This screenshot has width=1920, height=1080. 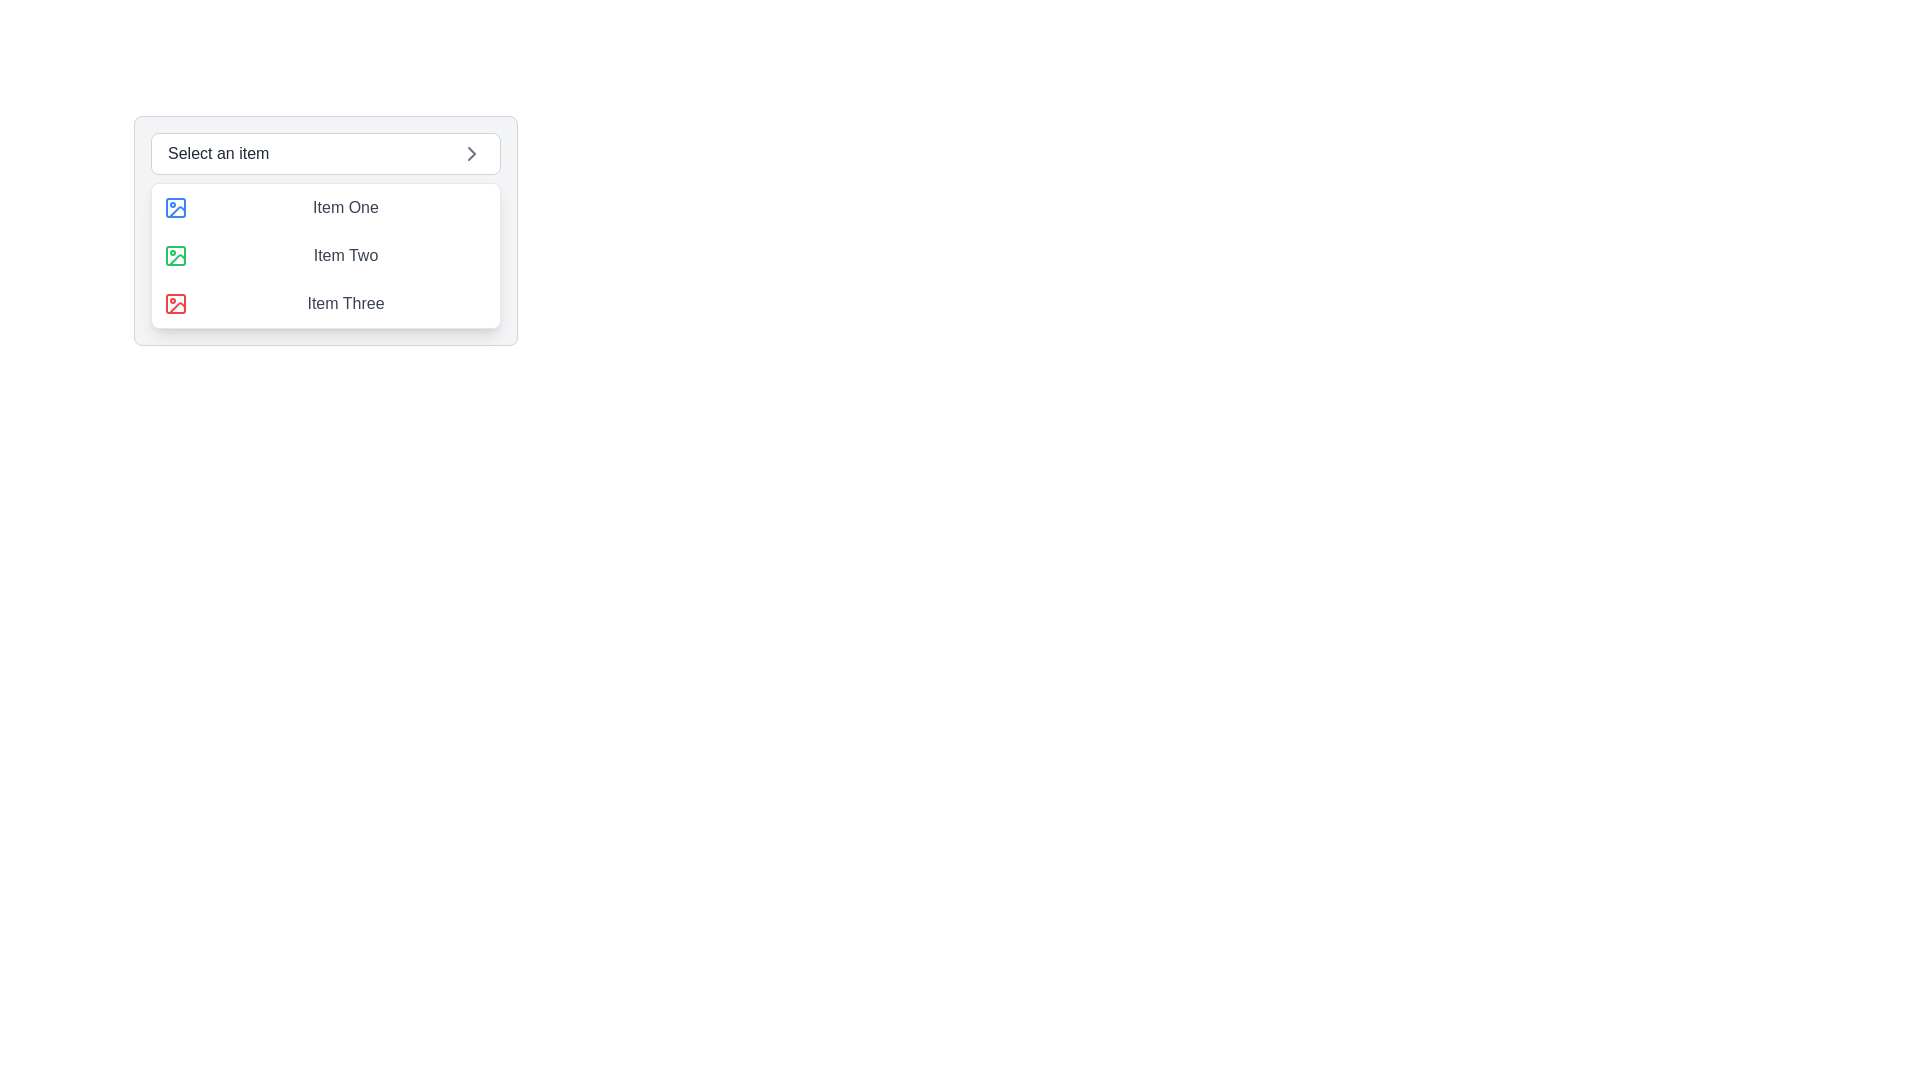 I want to click on the text label 'Item Three' in the dropdown menu, so click(x=345, y=304).